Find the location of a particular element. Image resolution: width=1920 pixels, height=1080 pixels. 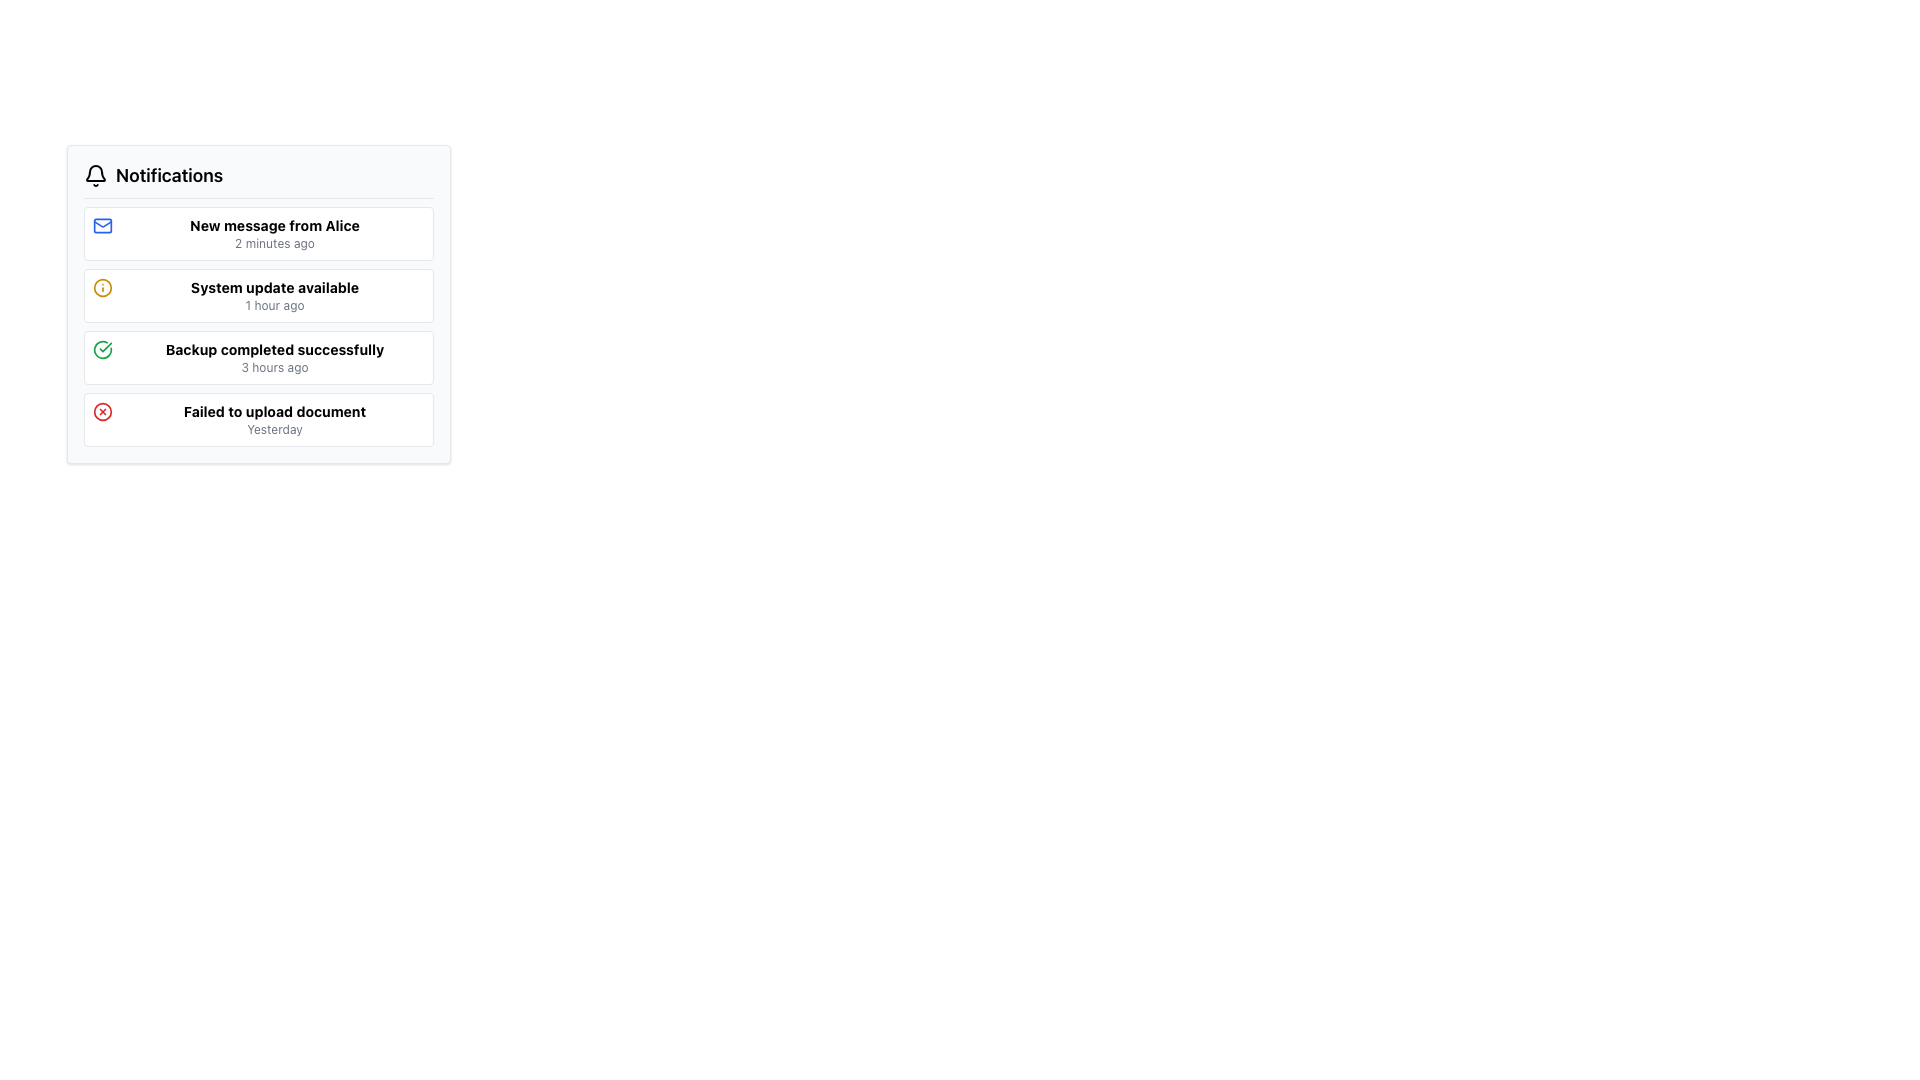

text content of the notification item displaying 'Failed to upload document' and 'Yesterday' located in the fourth notification item of the list is located at coordinates (273, 419).